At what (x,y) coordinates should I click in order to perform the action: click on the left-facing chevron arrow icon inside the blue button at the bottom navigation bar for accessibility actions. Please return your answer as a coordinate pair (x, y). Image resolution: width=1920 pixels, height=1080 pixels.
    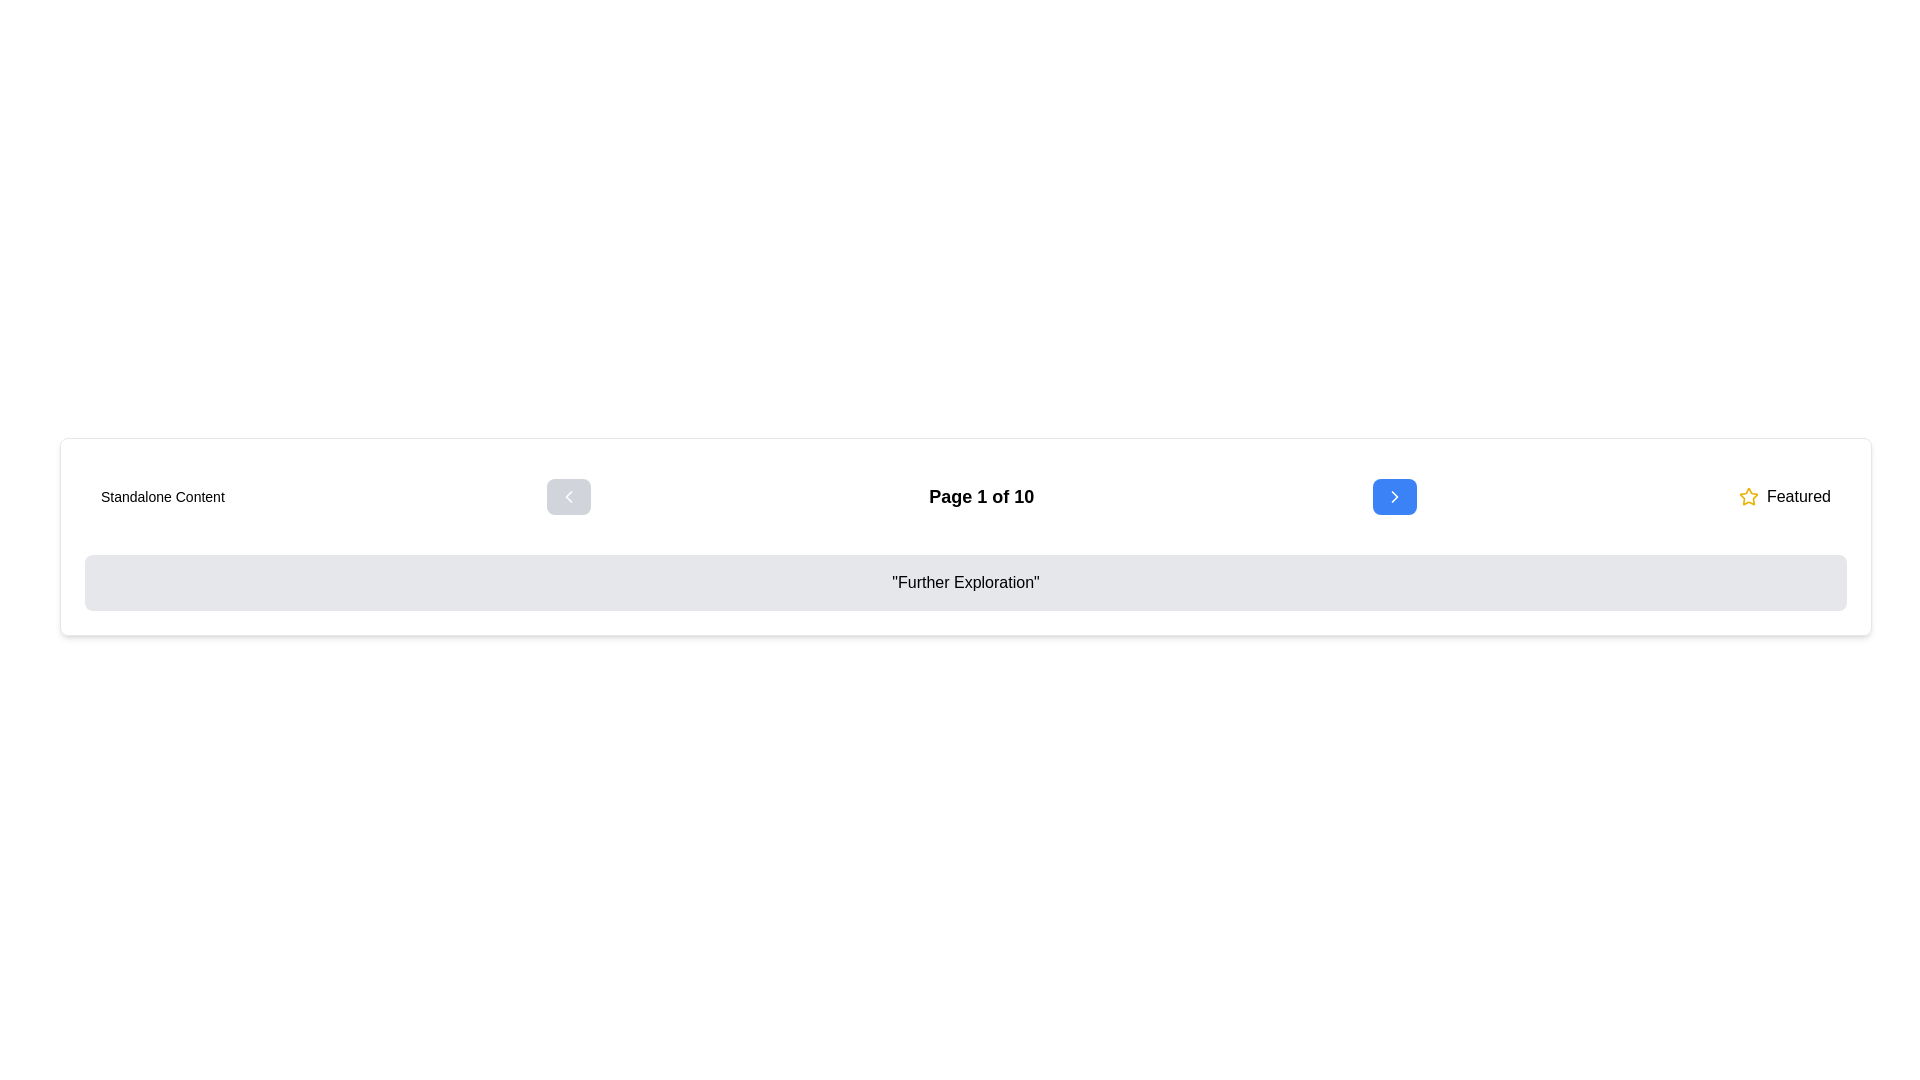
    Looking at the image, I should click on (568, 496).